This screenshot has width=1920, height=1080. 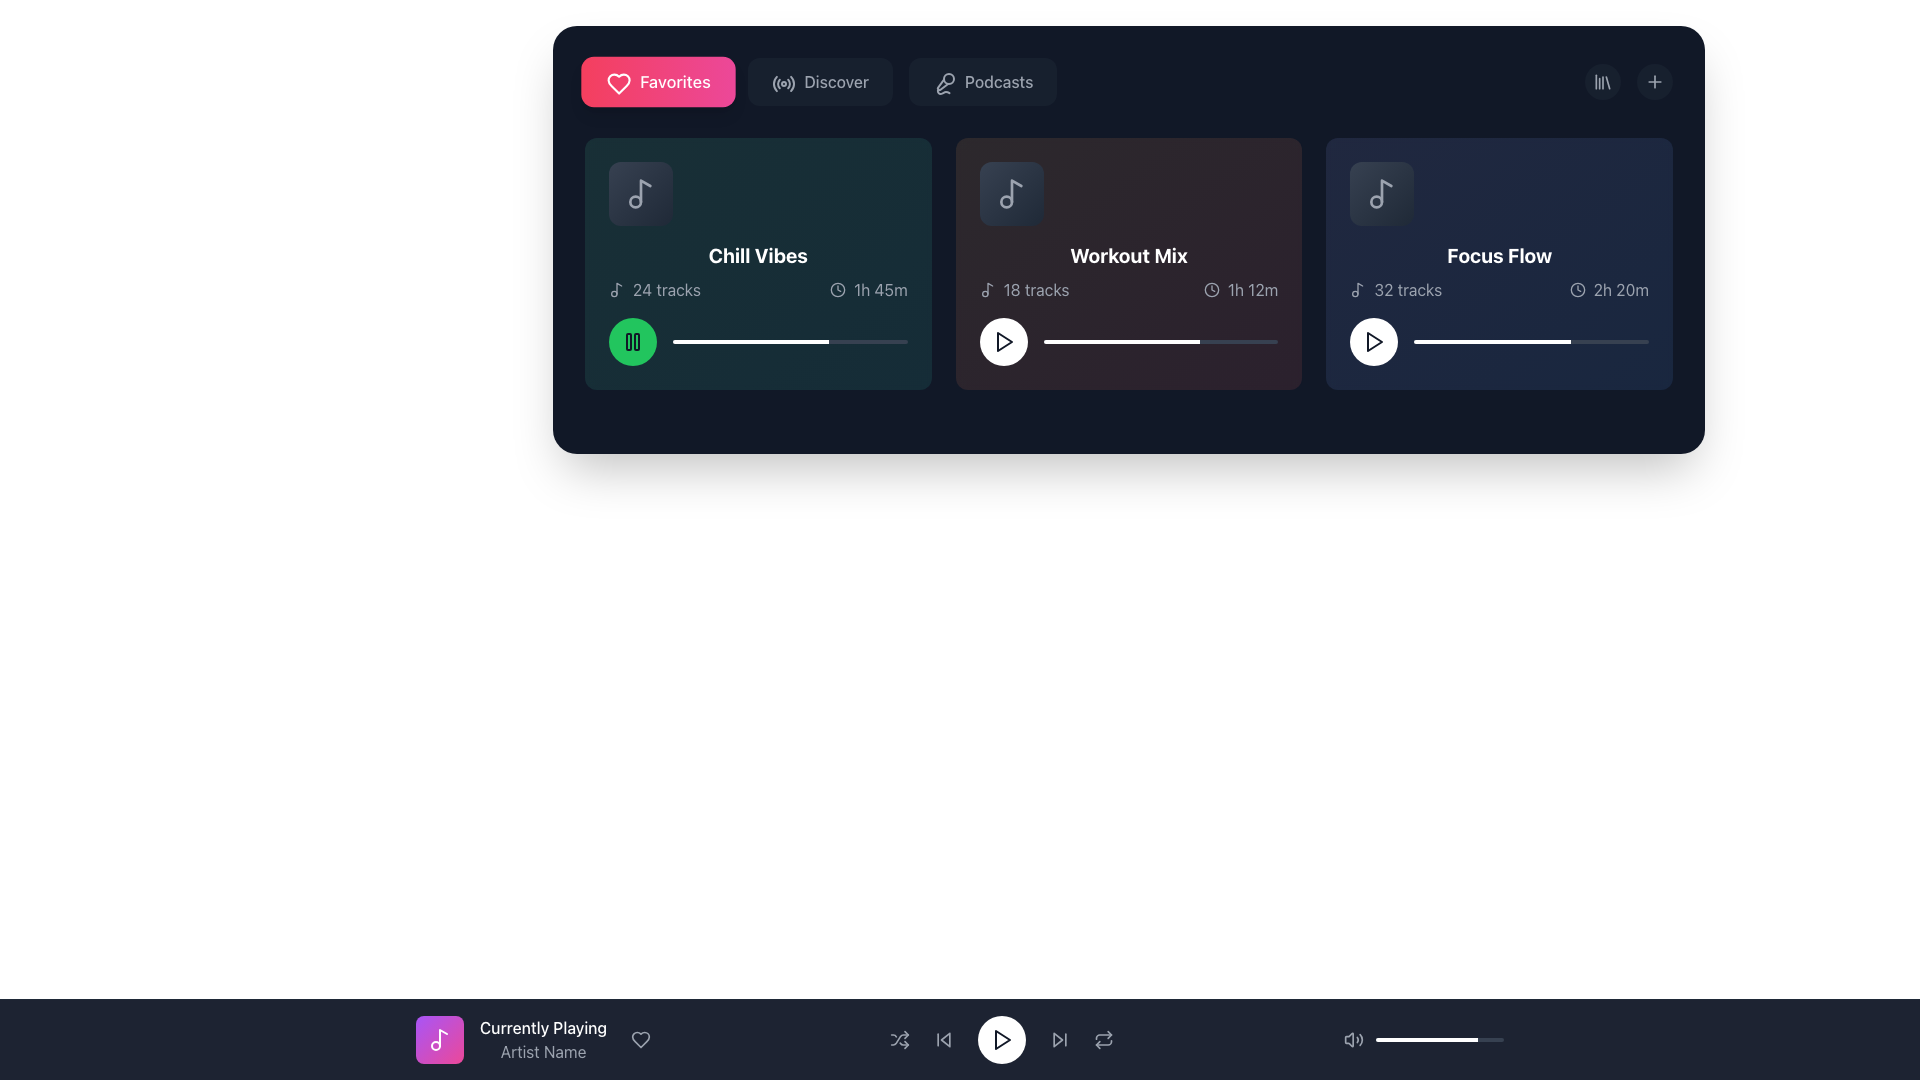 I want to click on the button located at the top-right corner of the interface, which serves as an action trigger for adding new items or creating content, so click(x=1655, y=80).